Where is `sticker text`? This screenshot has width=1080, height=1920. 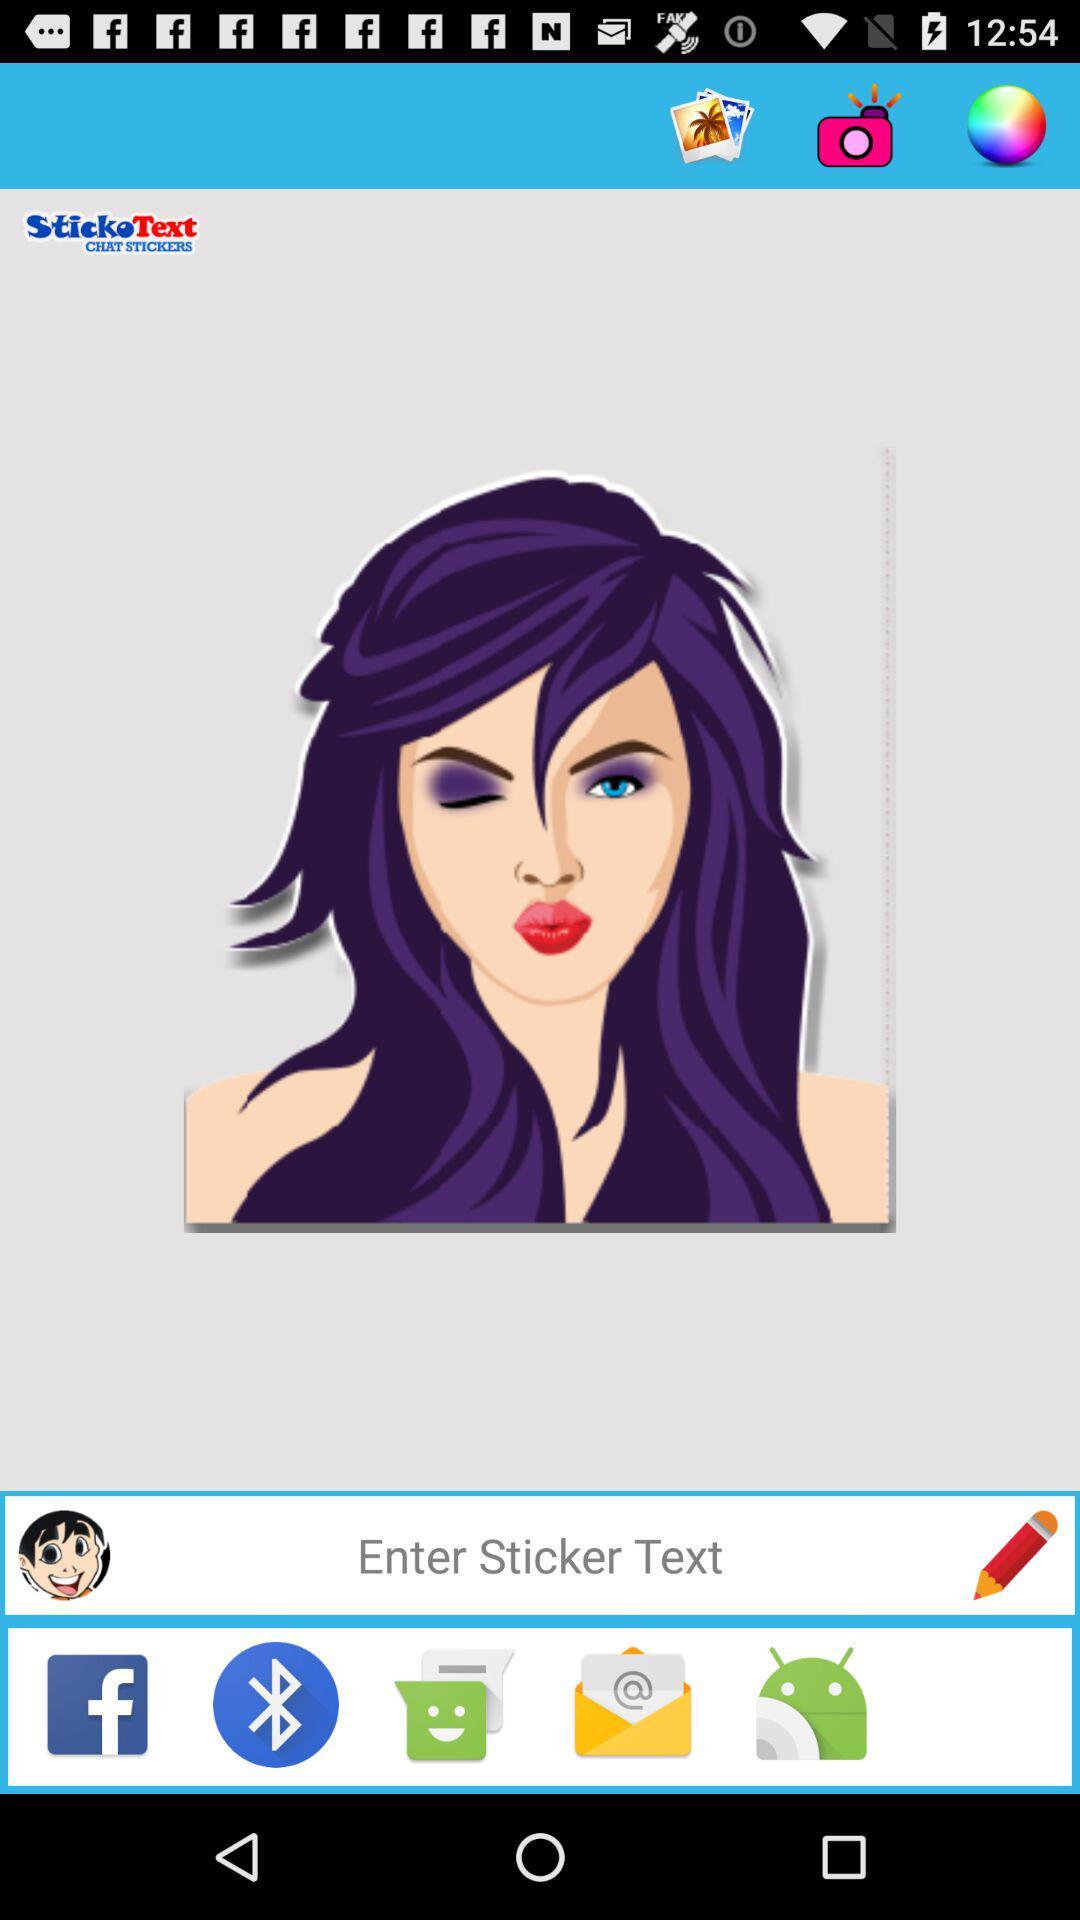
sticker text is located at coordinates (1015, 1554).